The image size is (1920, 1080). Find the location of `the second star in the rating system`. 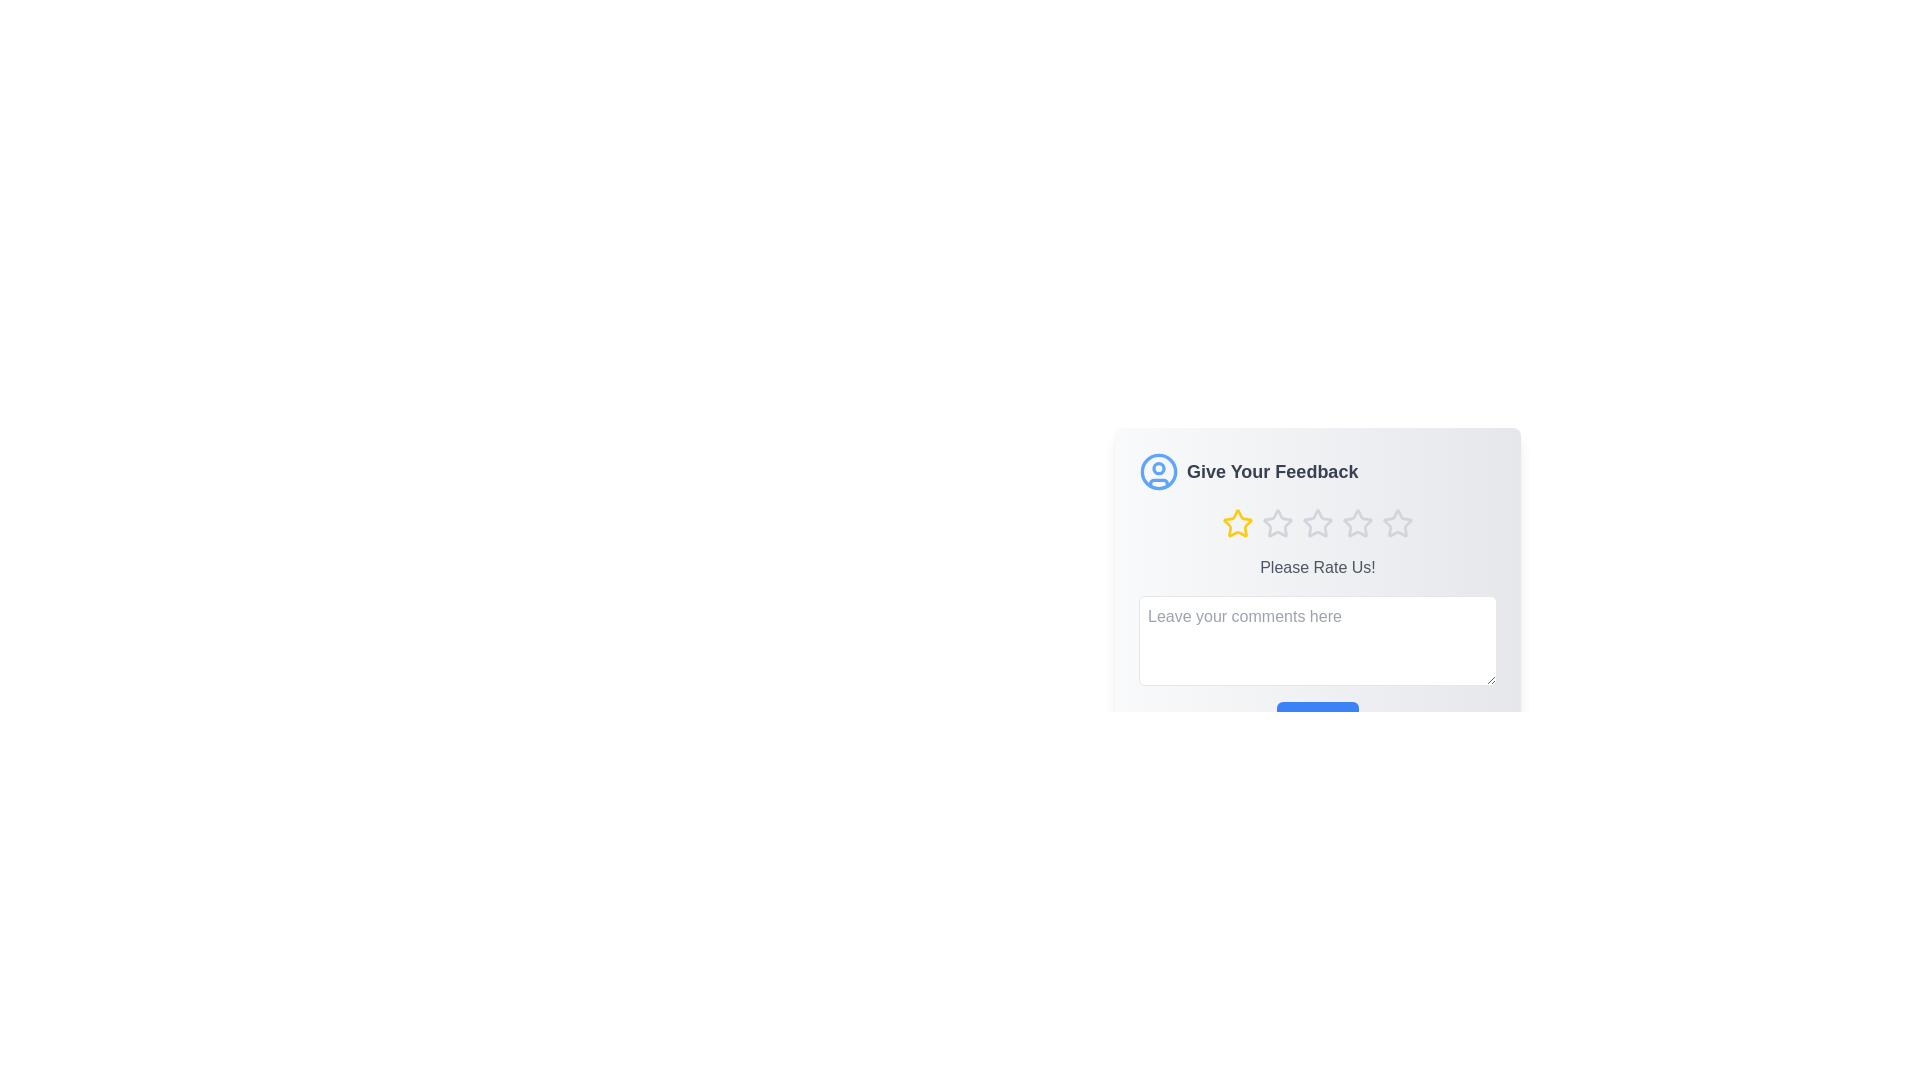

the second star in the rating system is located at coordinates (1276, 522).